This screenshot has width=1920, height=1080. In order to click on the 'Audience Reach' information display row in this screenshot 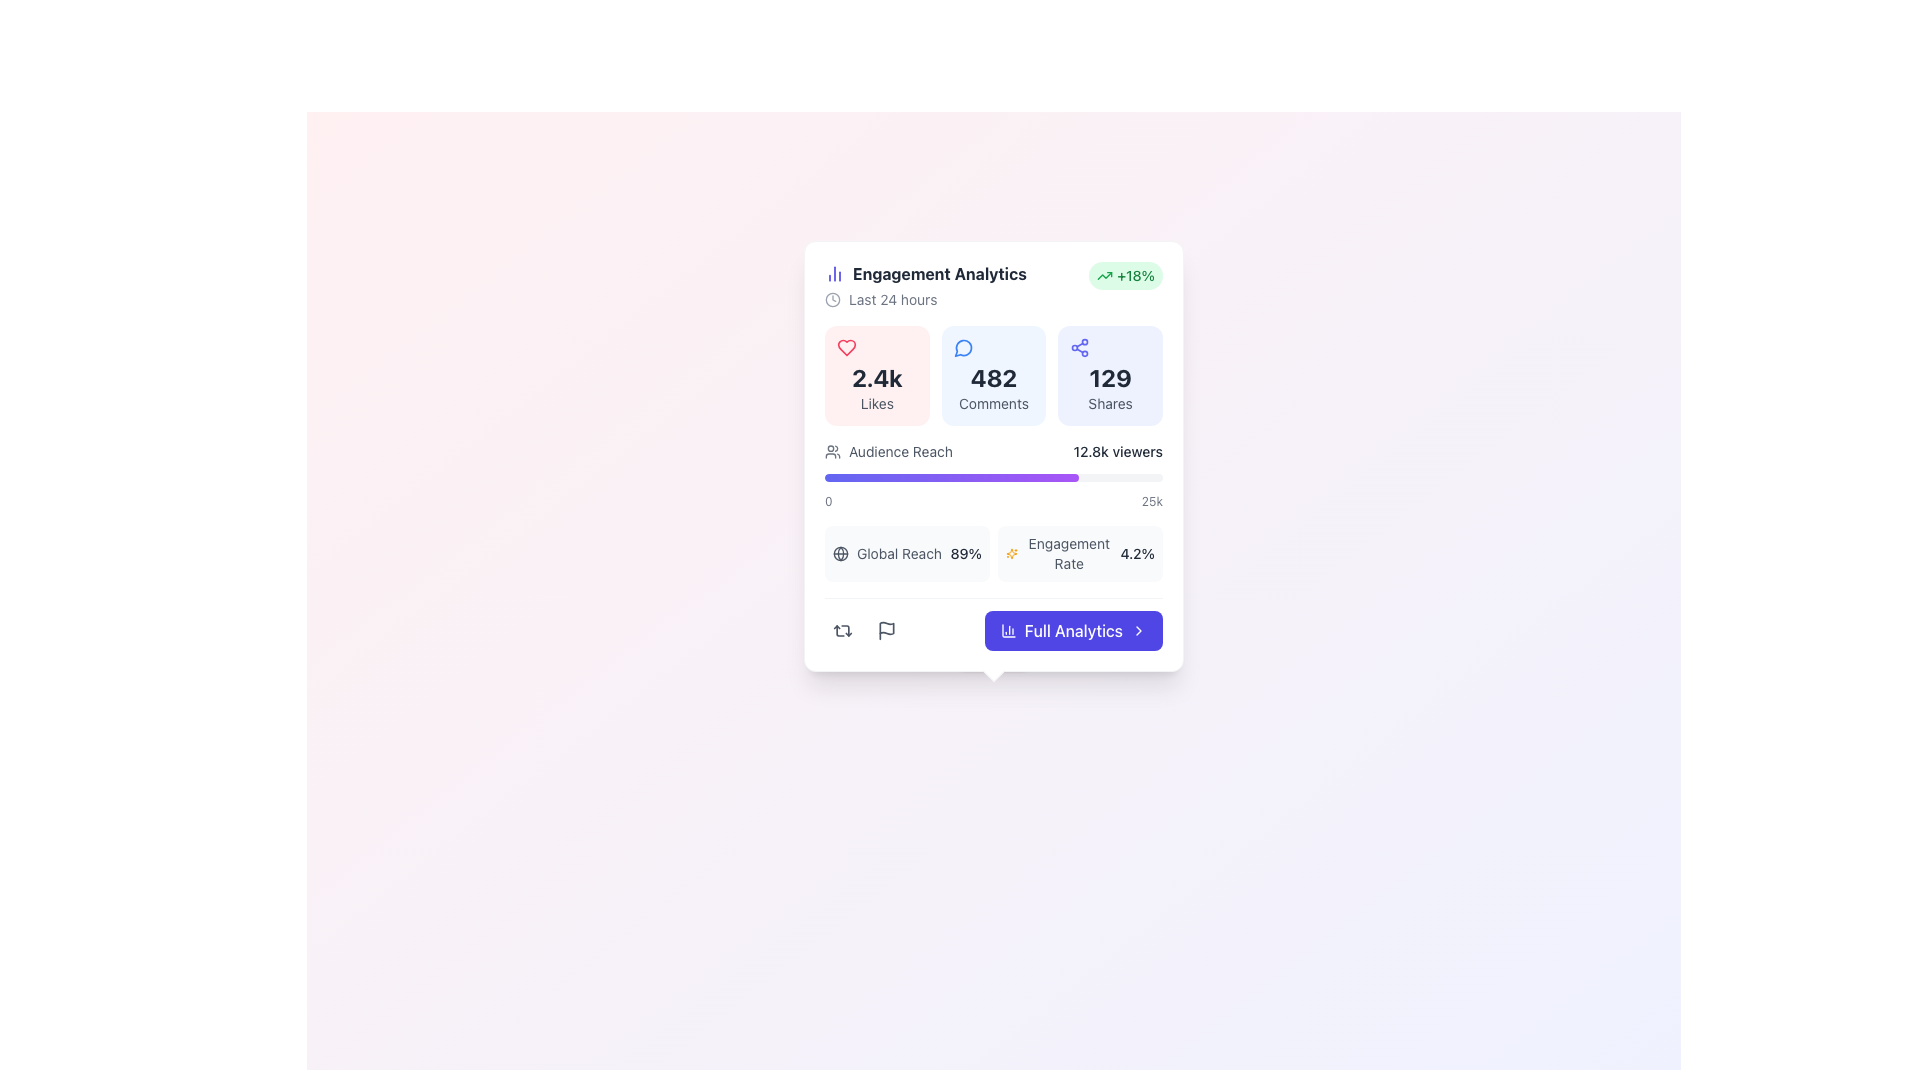, I will do `click(993, 451)`.